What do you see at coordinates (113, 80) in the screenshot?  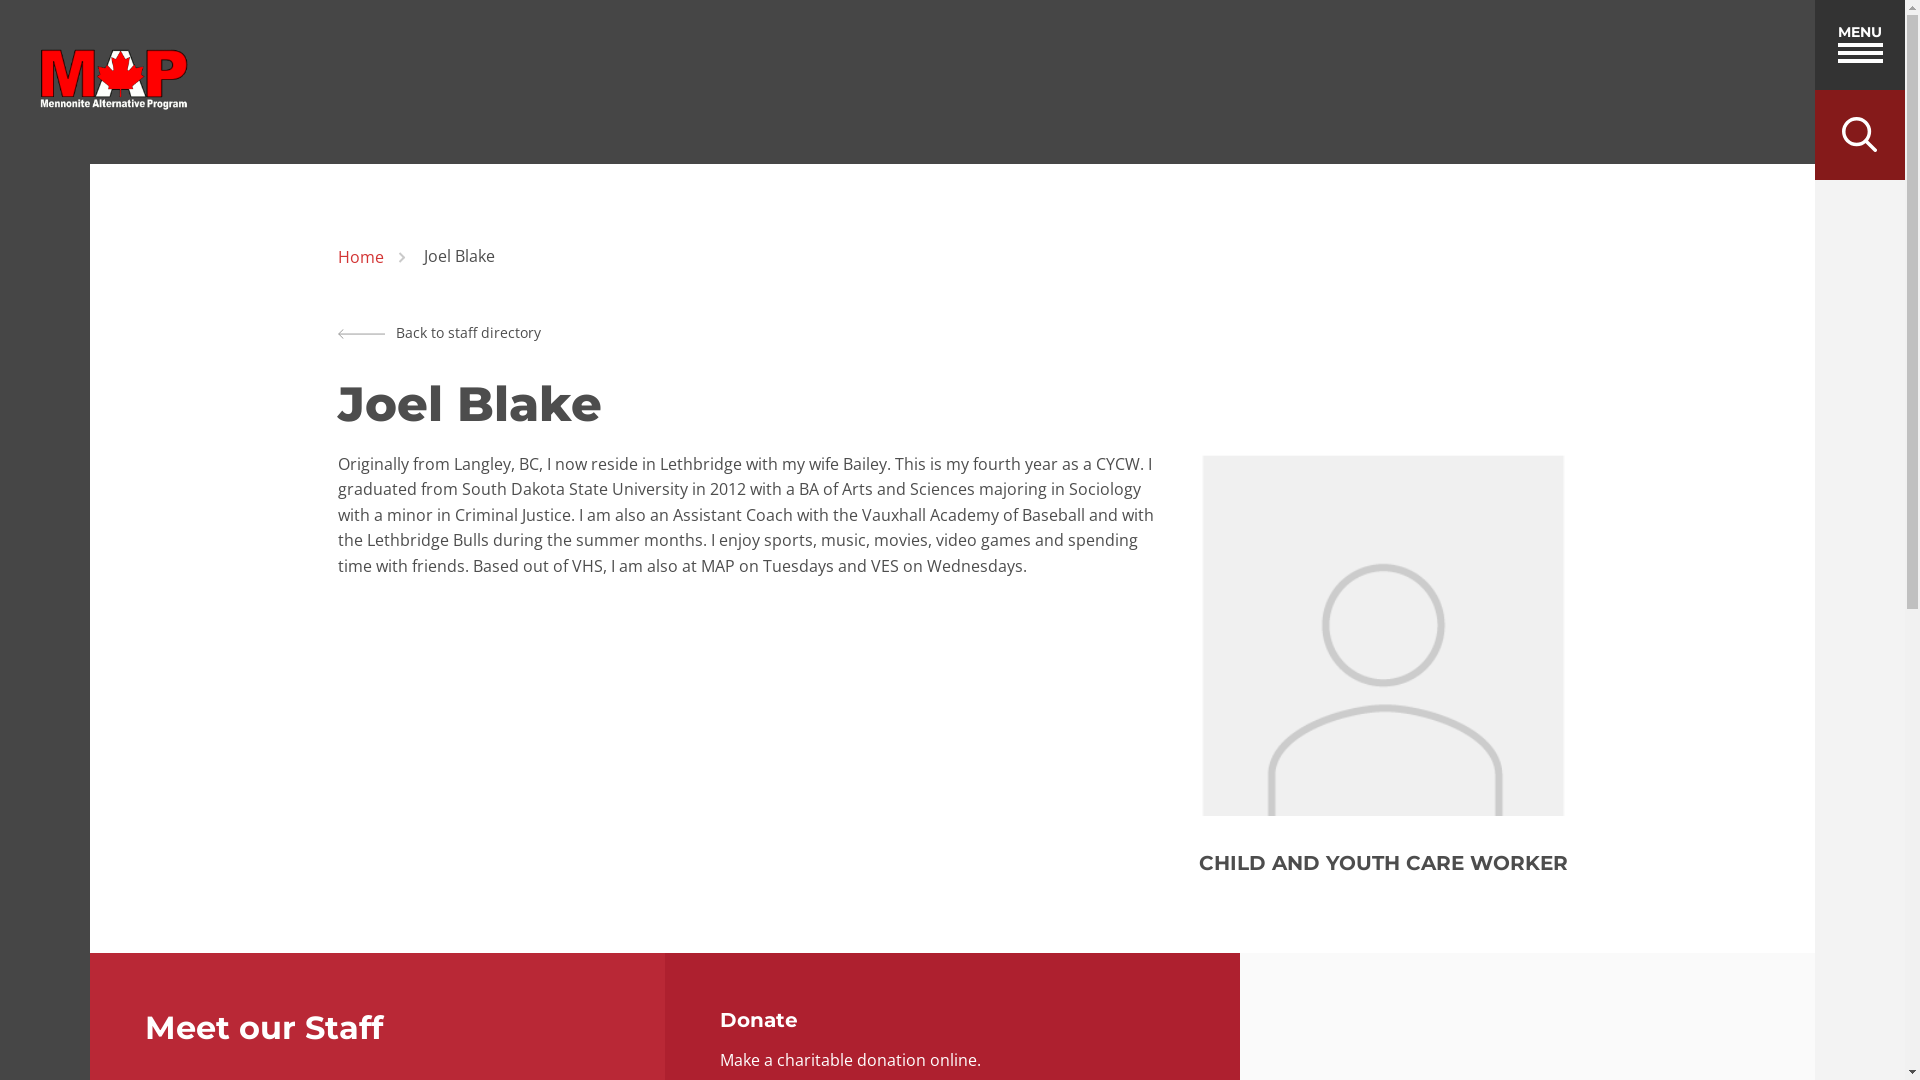 I see `'home'` at bounding box center [113, 80].